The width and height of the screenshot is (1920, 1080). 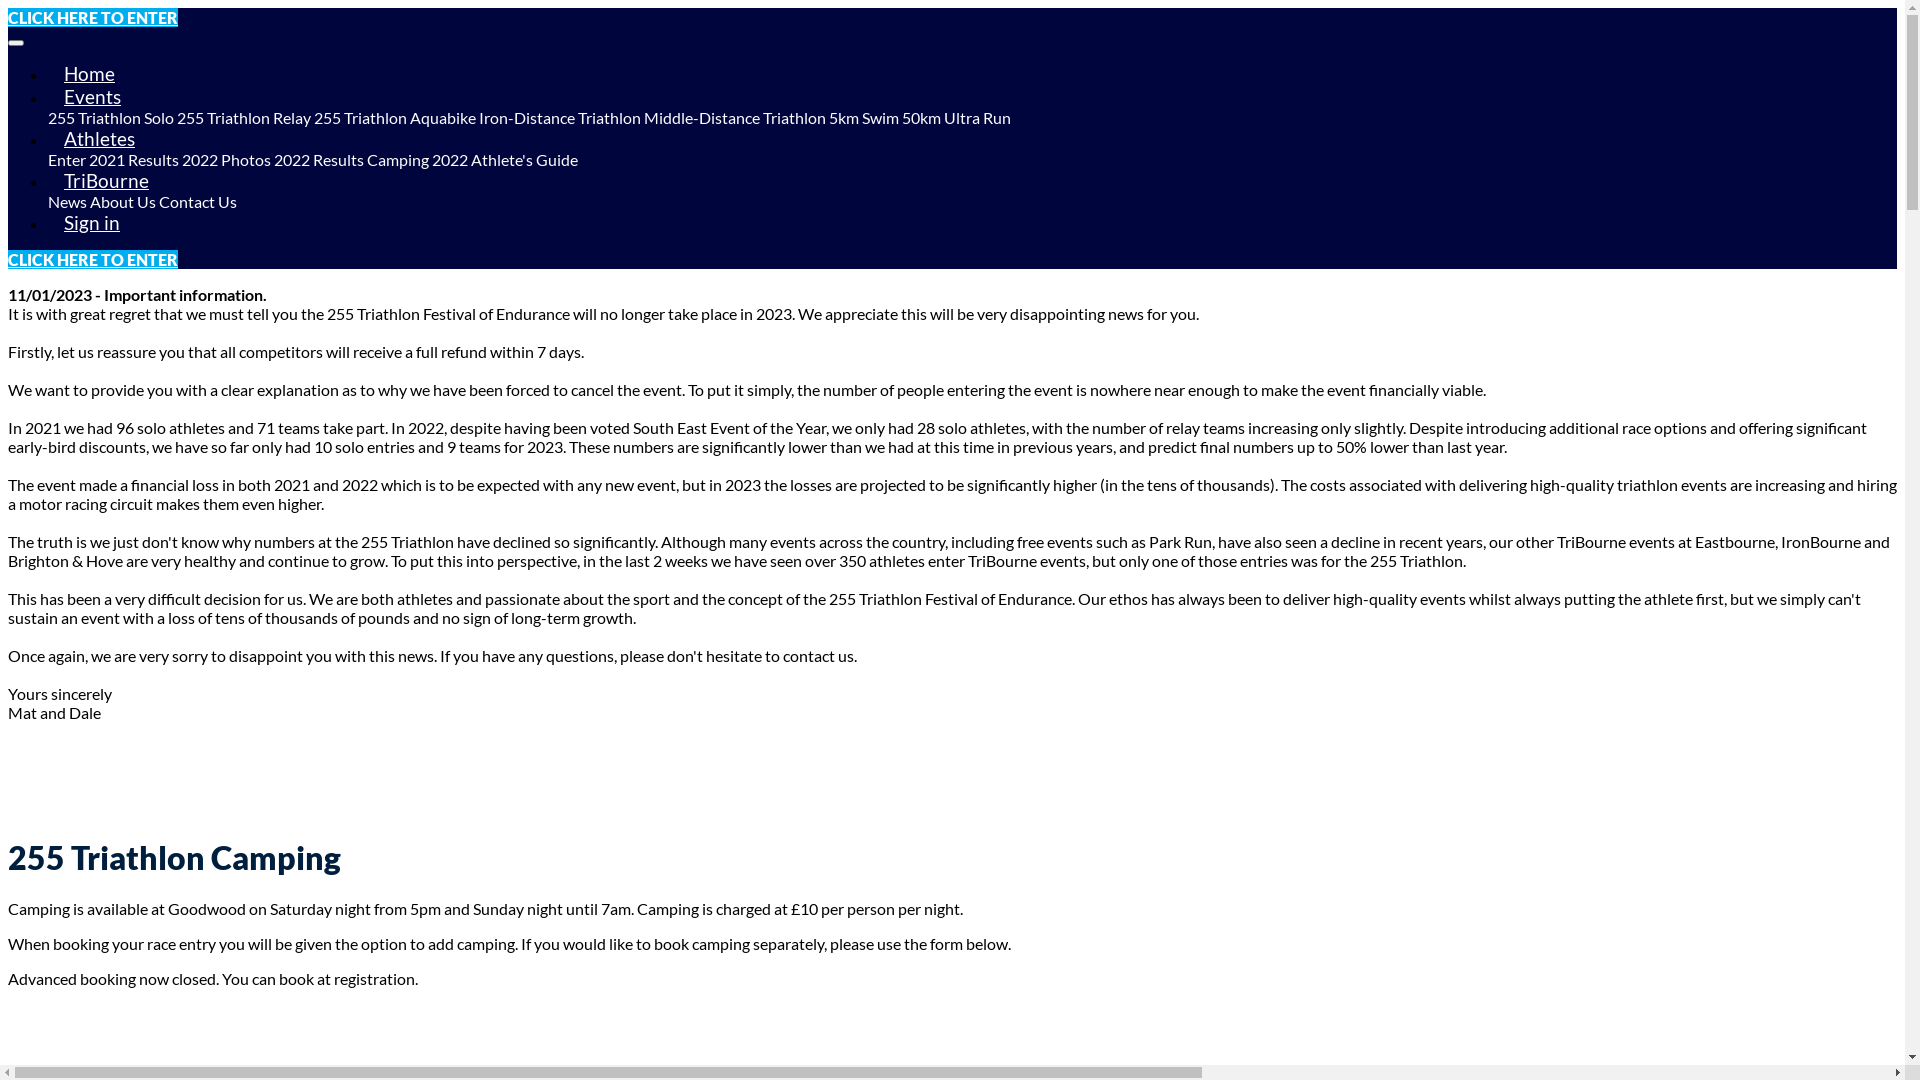 I want to click on 'Middle-Distance Triathlon', so click(x=733, y=117).